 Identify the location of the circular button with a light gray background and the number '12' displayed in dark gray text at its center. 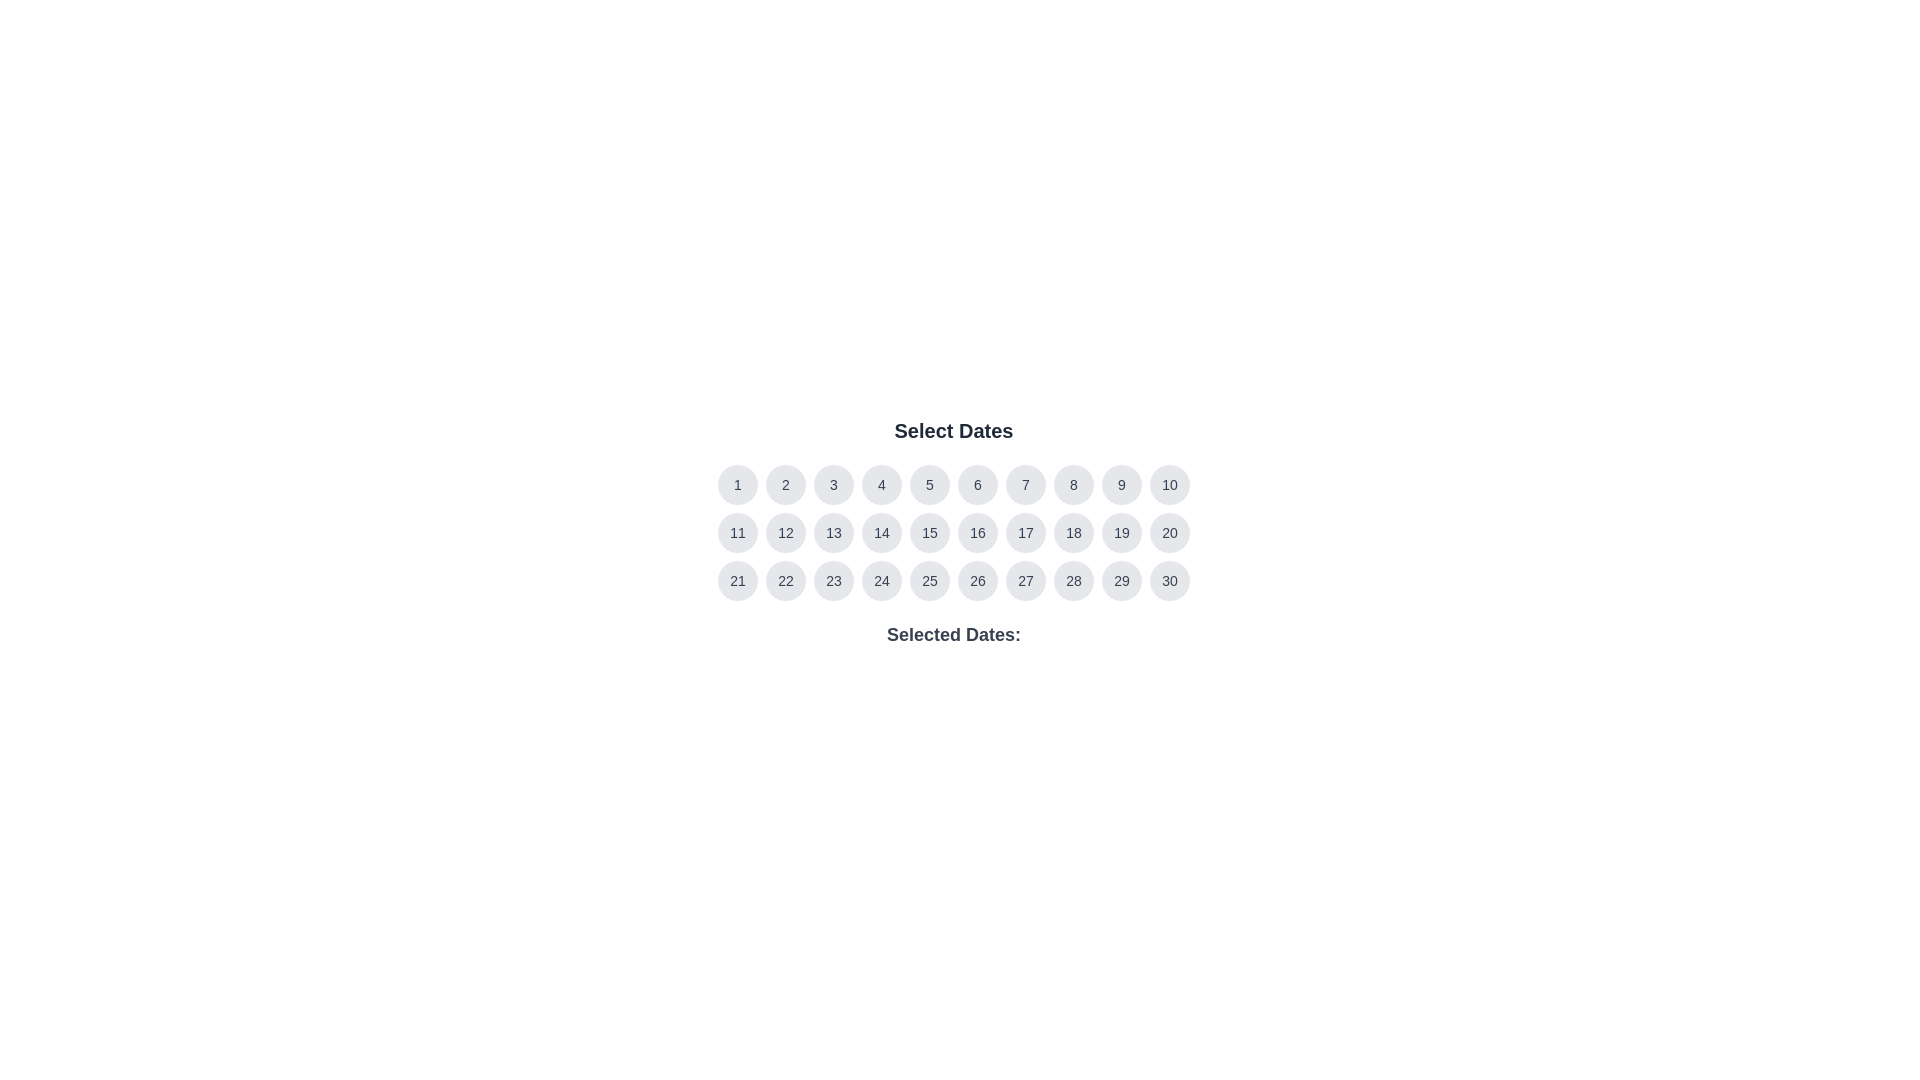
(785, 531).